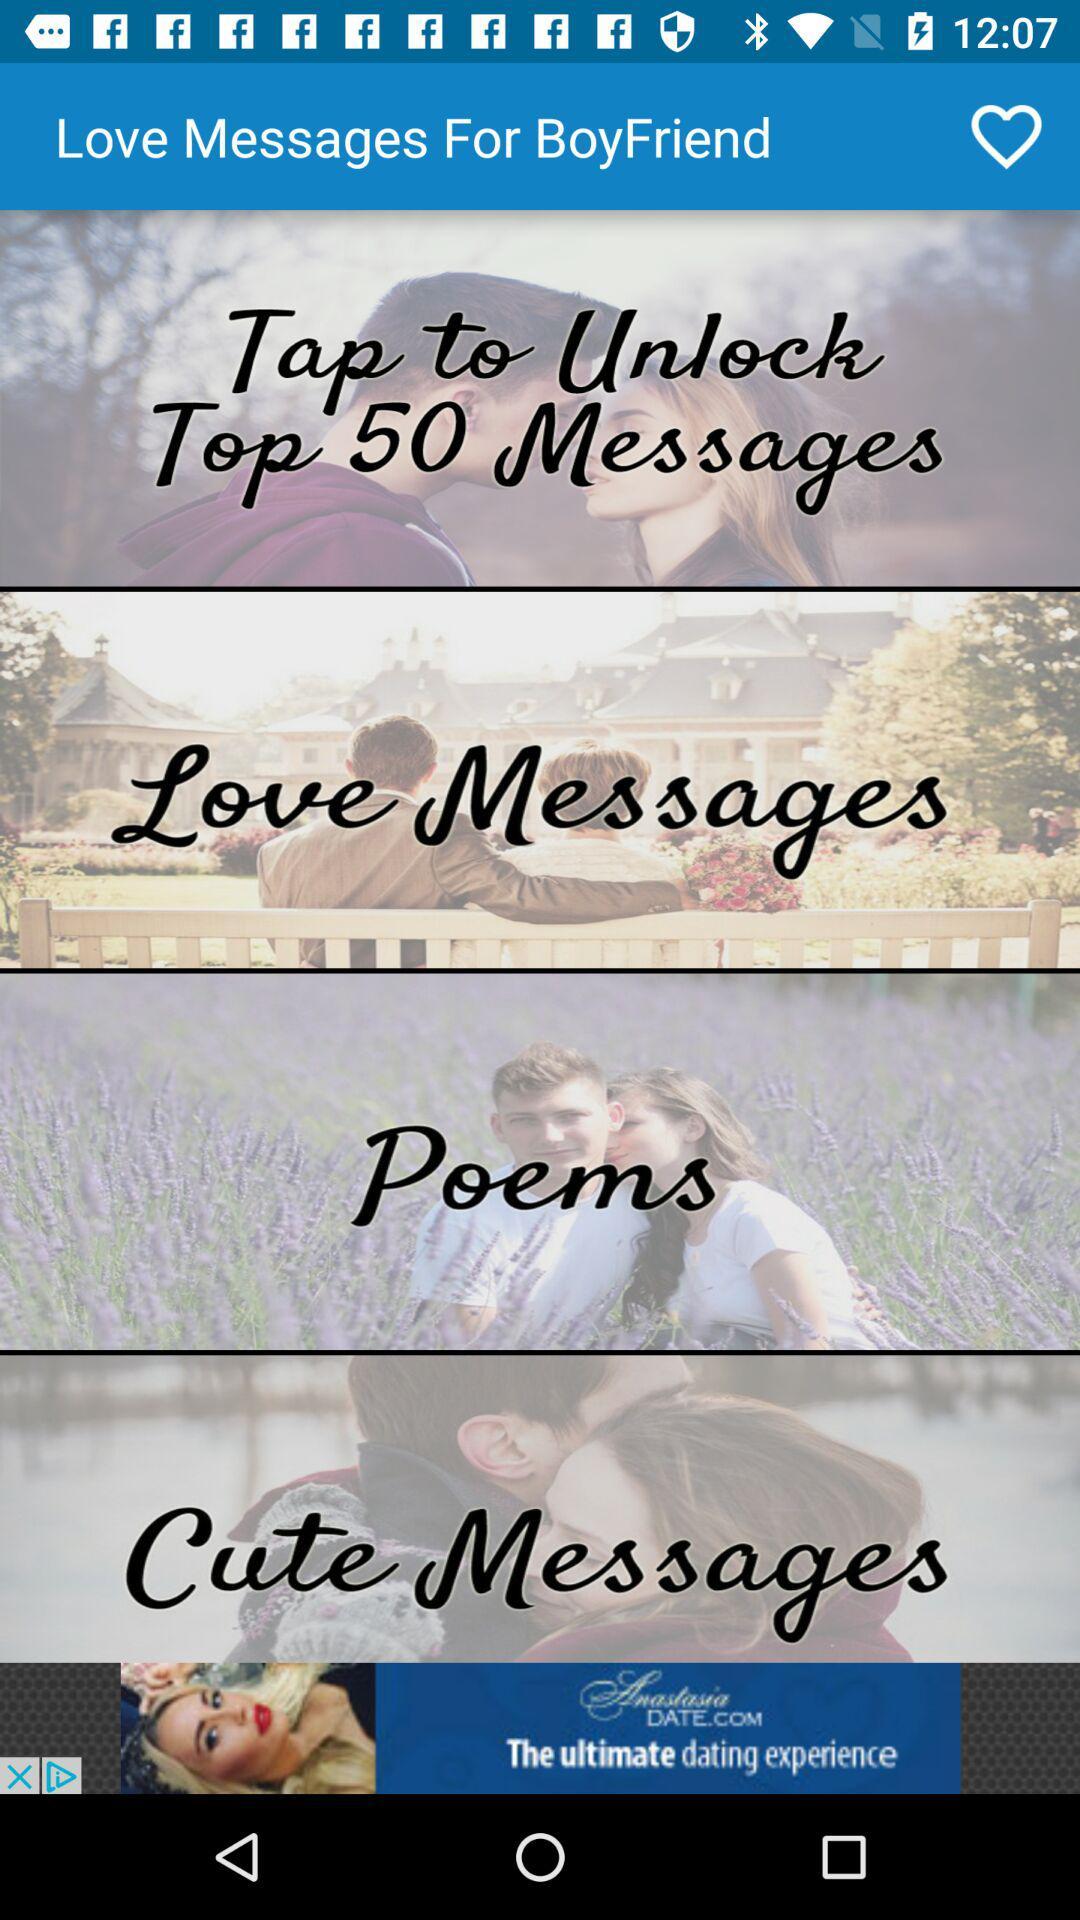 The height and width of the screenshot is (1920, 1080). Describe the element at coordinates (540, 1161) in the screenshot. I see `poems` at that location.